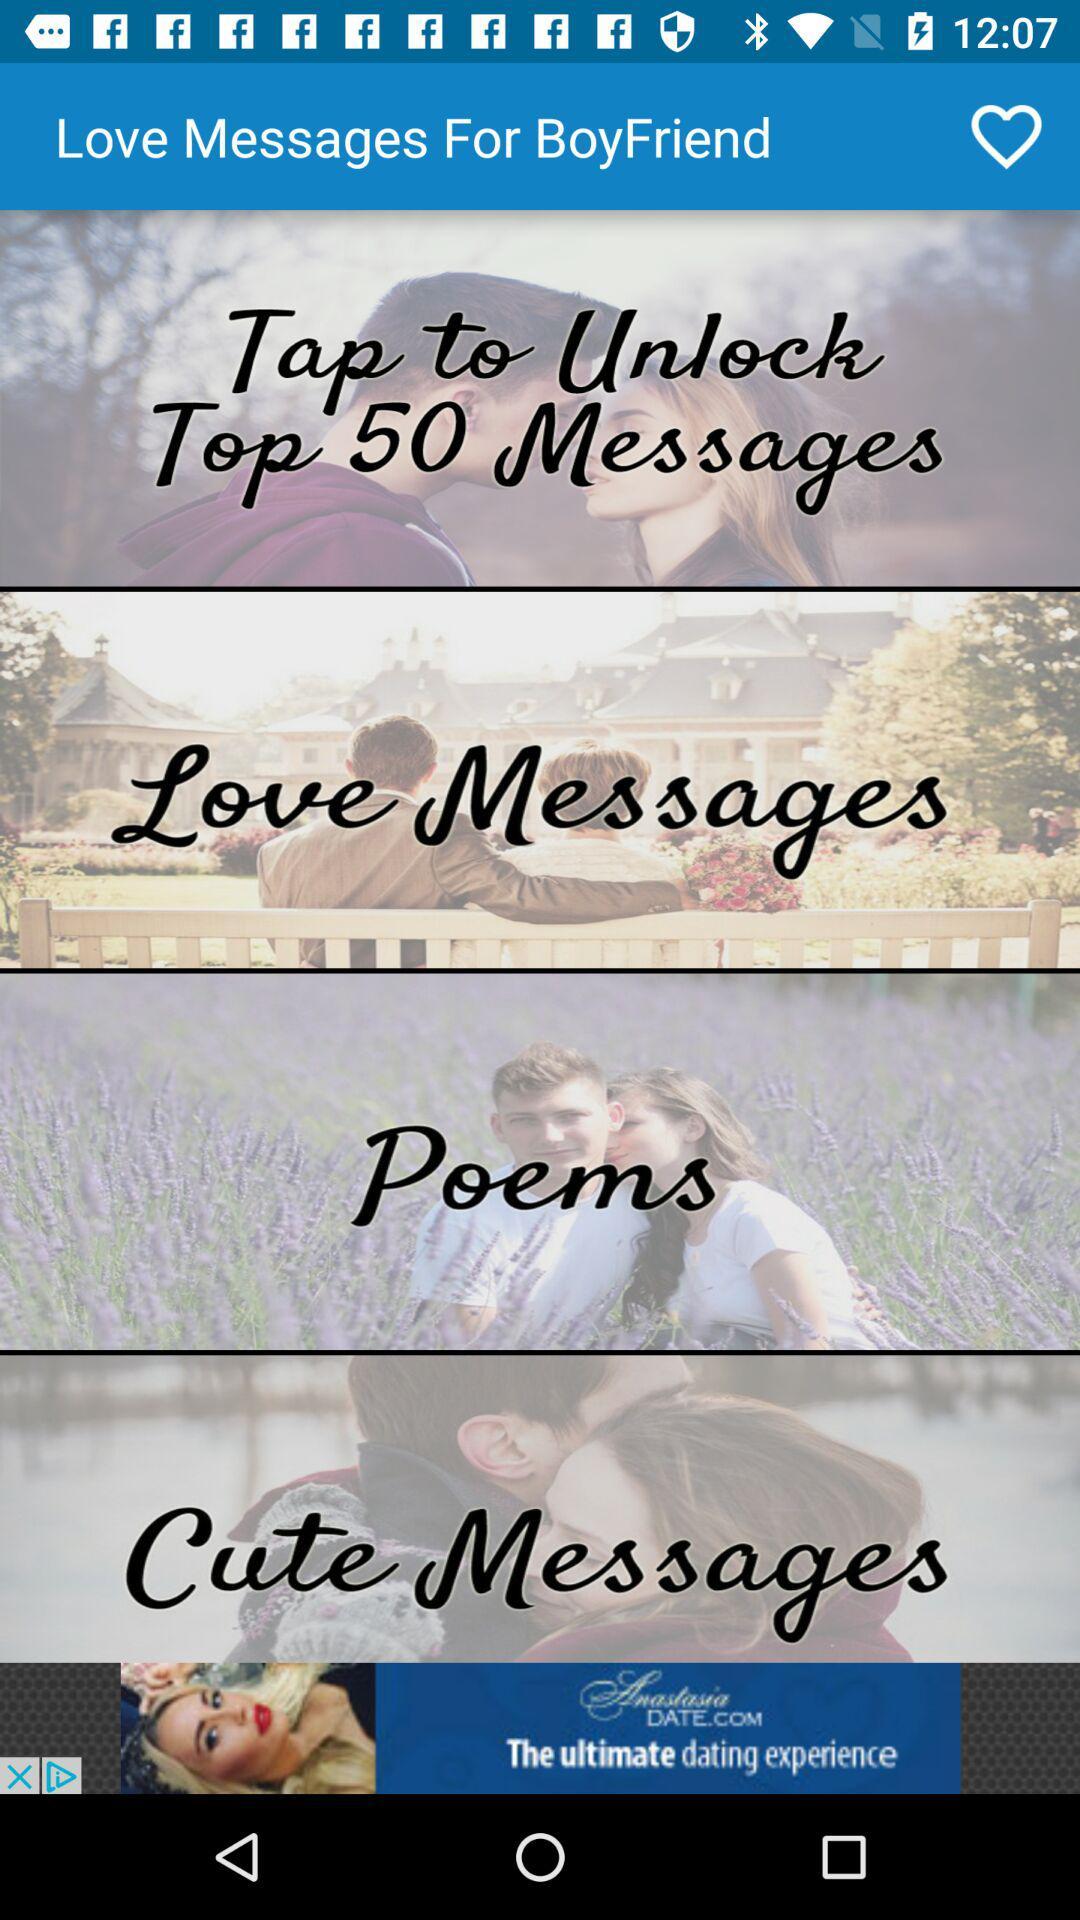 The height and width of the screenshot is (1920, 1080). Describe the element at coordinates (540, 1161) in the screenshot. I see `poems` at that location.